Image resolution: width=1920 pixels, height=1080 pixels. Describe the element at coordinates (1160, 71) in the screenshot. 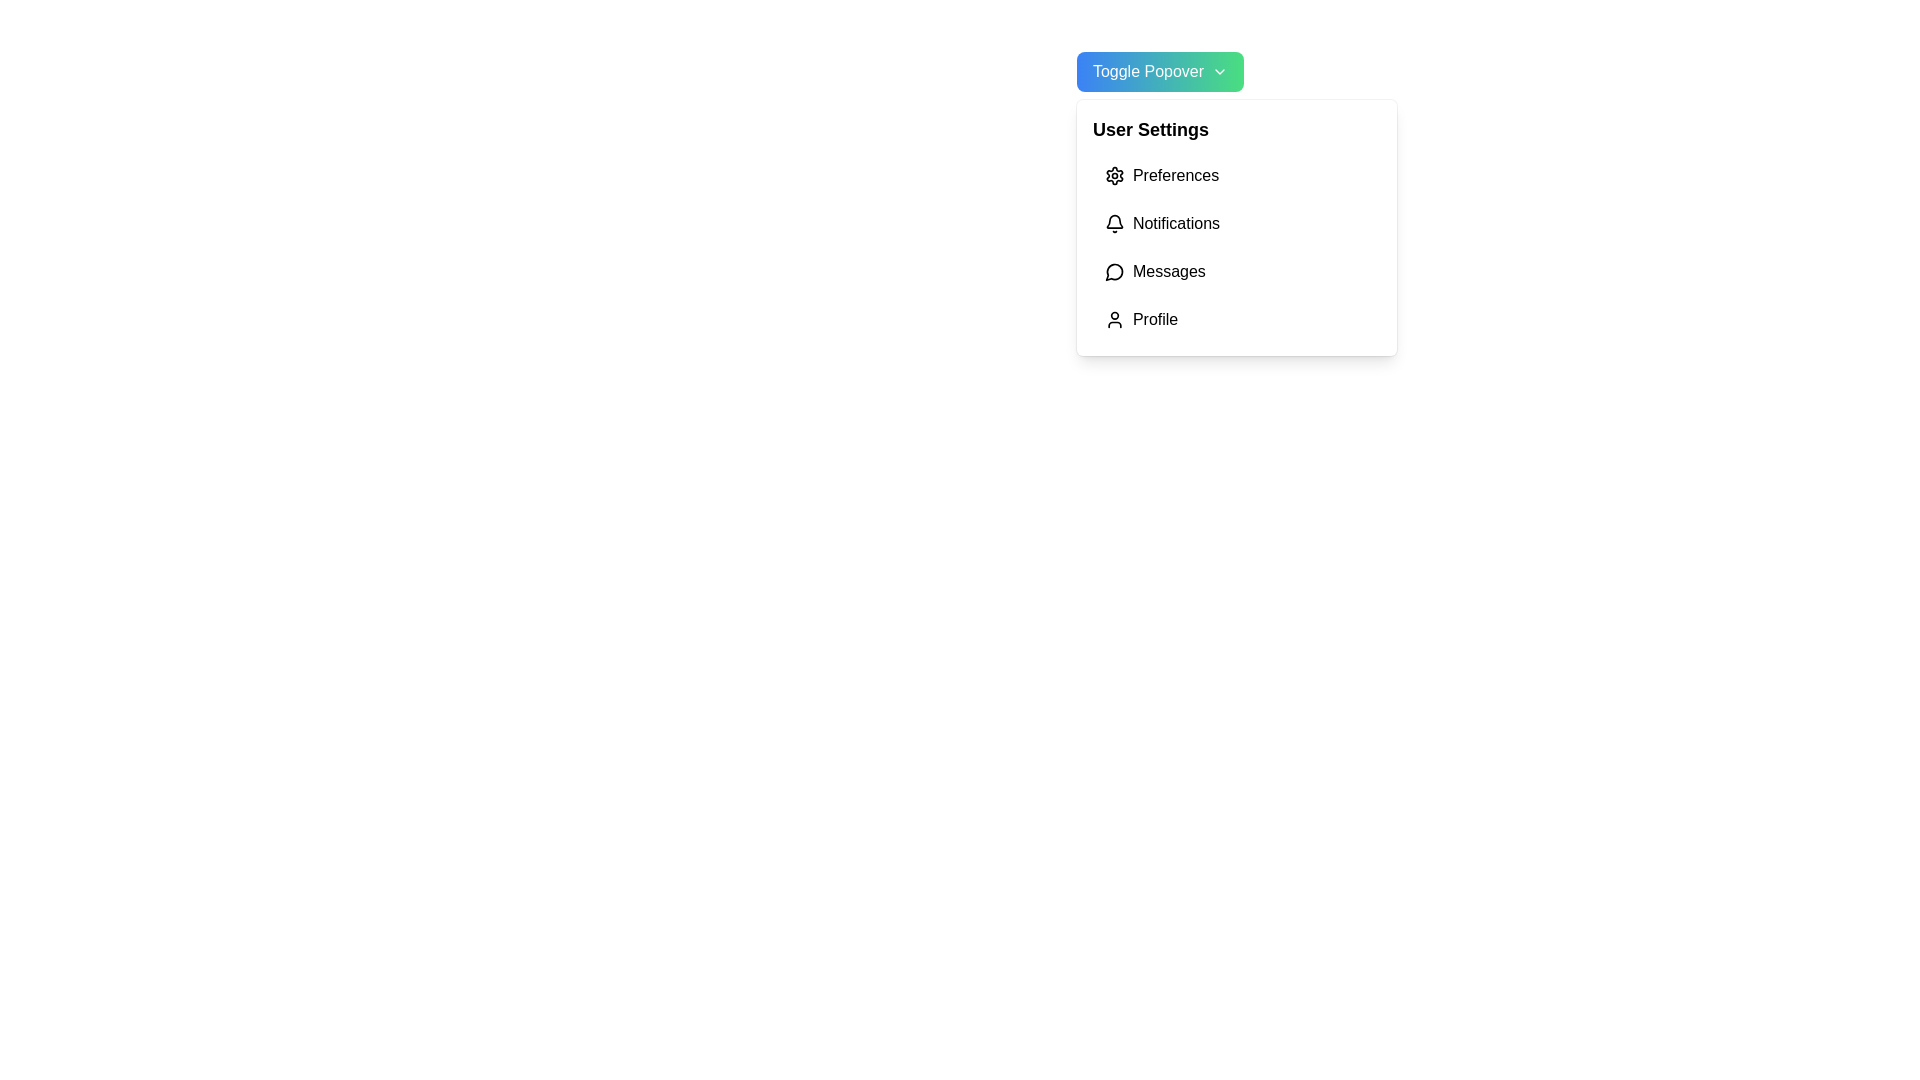

I see `the toggle button located in the top-right section of the interface` at that location.